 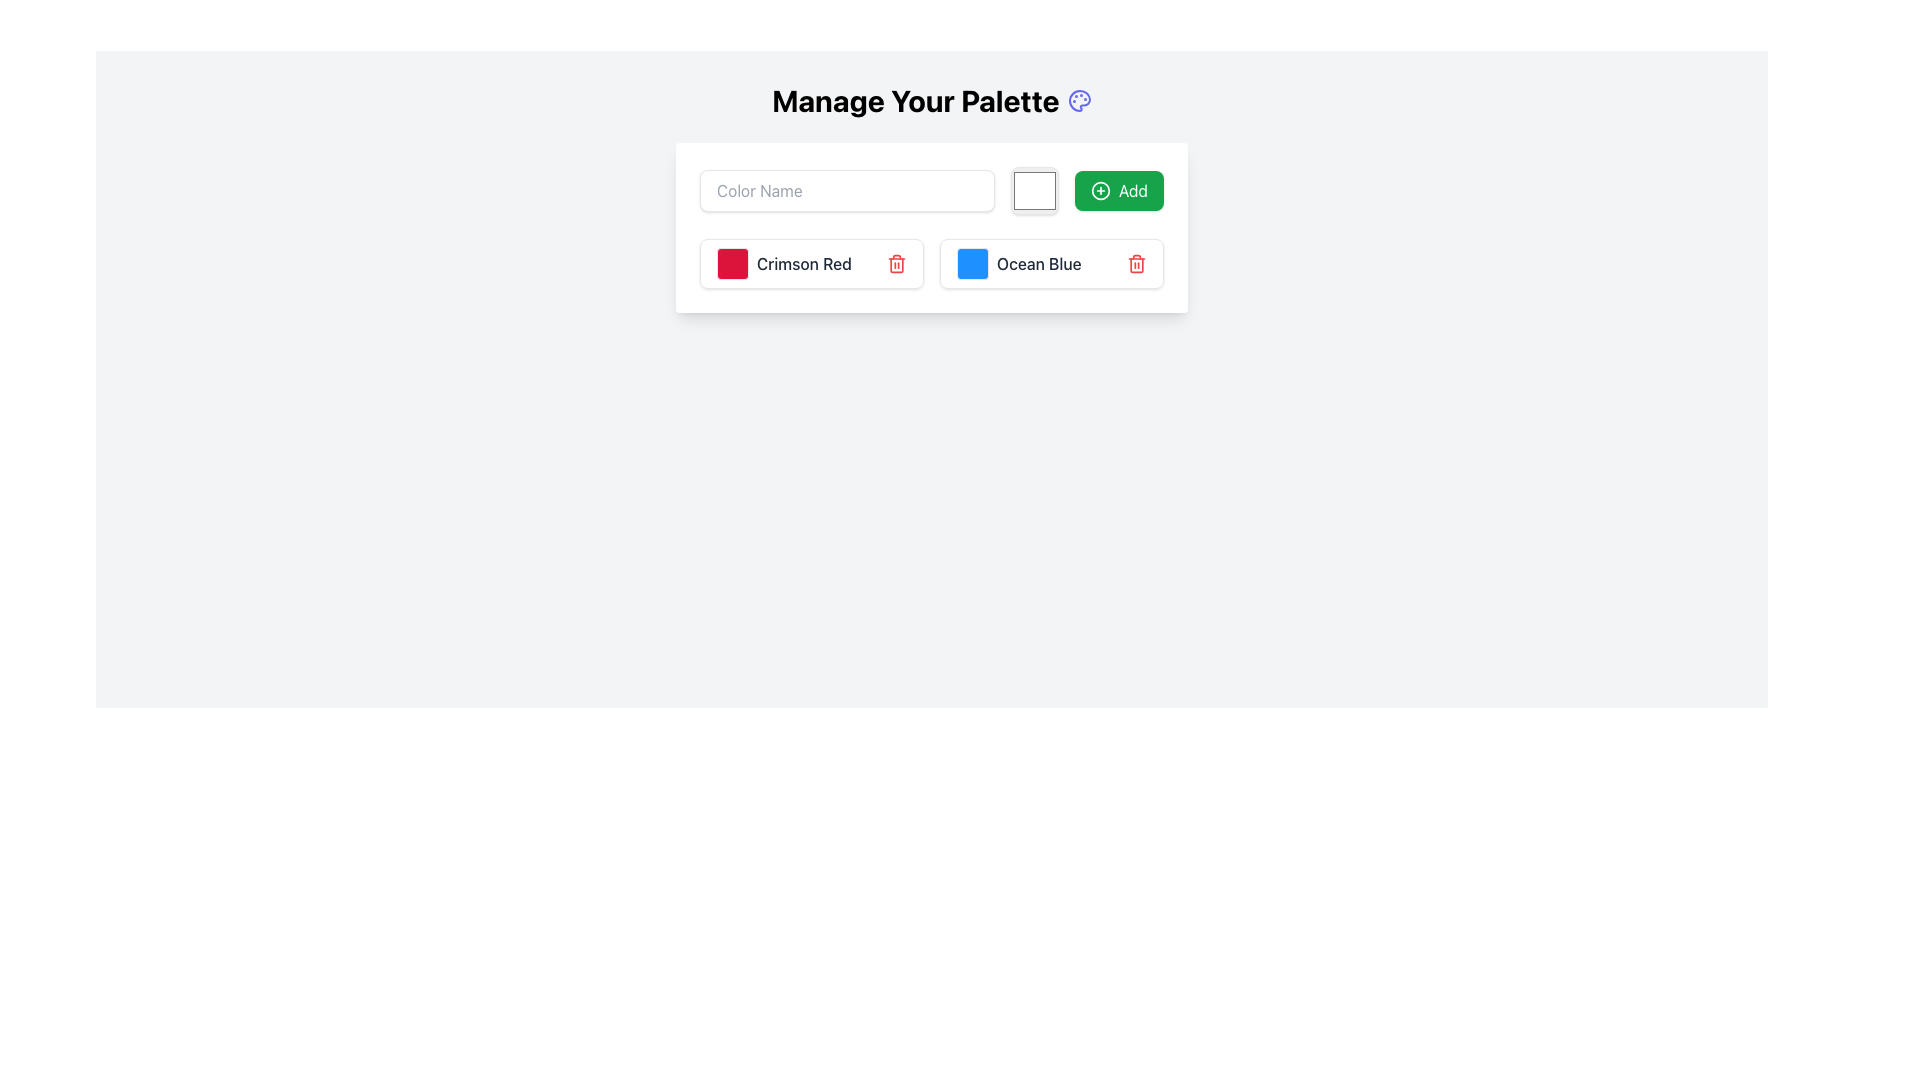 I want to click on the color associated with the 'Ocean Blue' text label located in the color palette section of the 'Manage Your Palette' interface, so click(x=1038, y=262).